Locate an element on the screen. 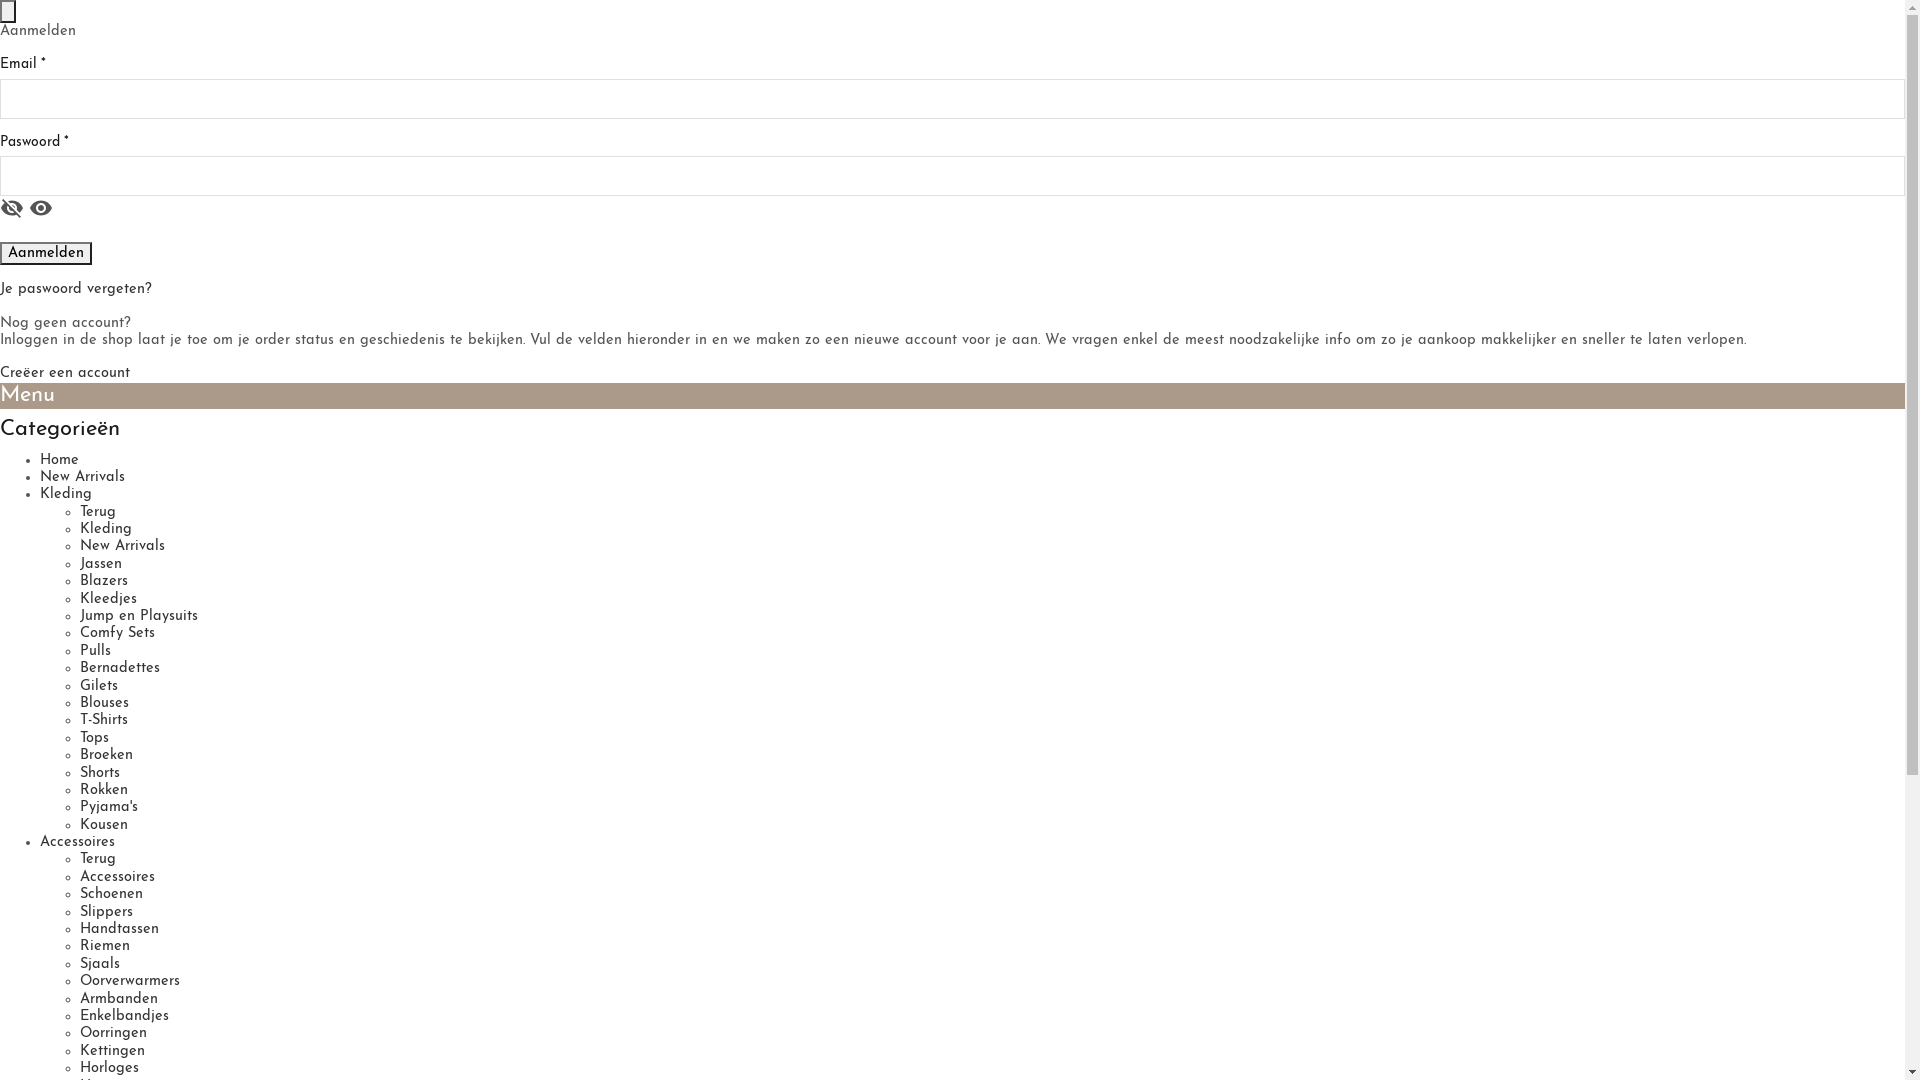 The width and height of the screenshot is (1920, 1080). 'Broeken' is located at coordinates (80, 755).